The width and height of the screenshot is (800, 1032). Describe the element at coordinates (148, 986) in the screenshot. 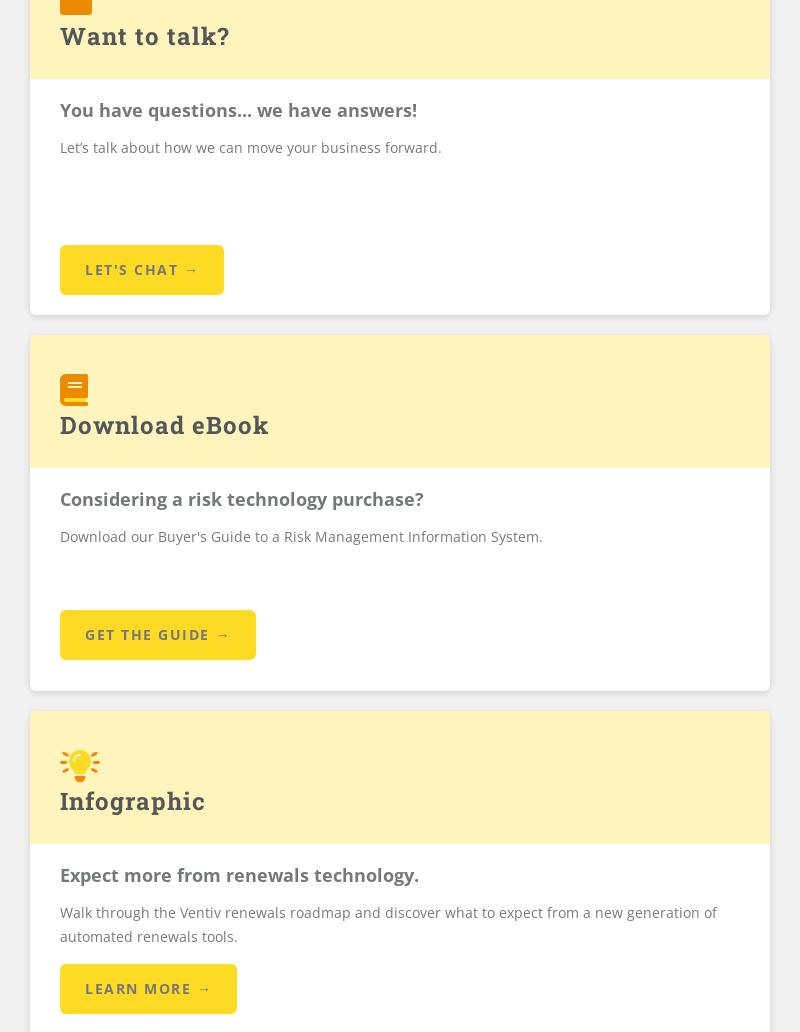

I see `'Learn more →'` at that location.